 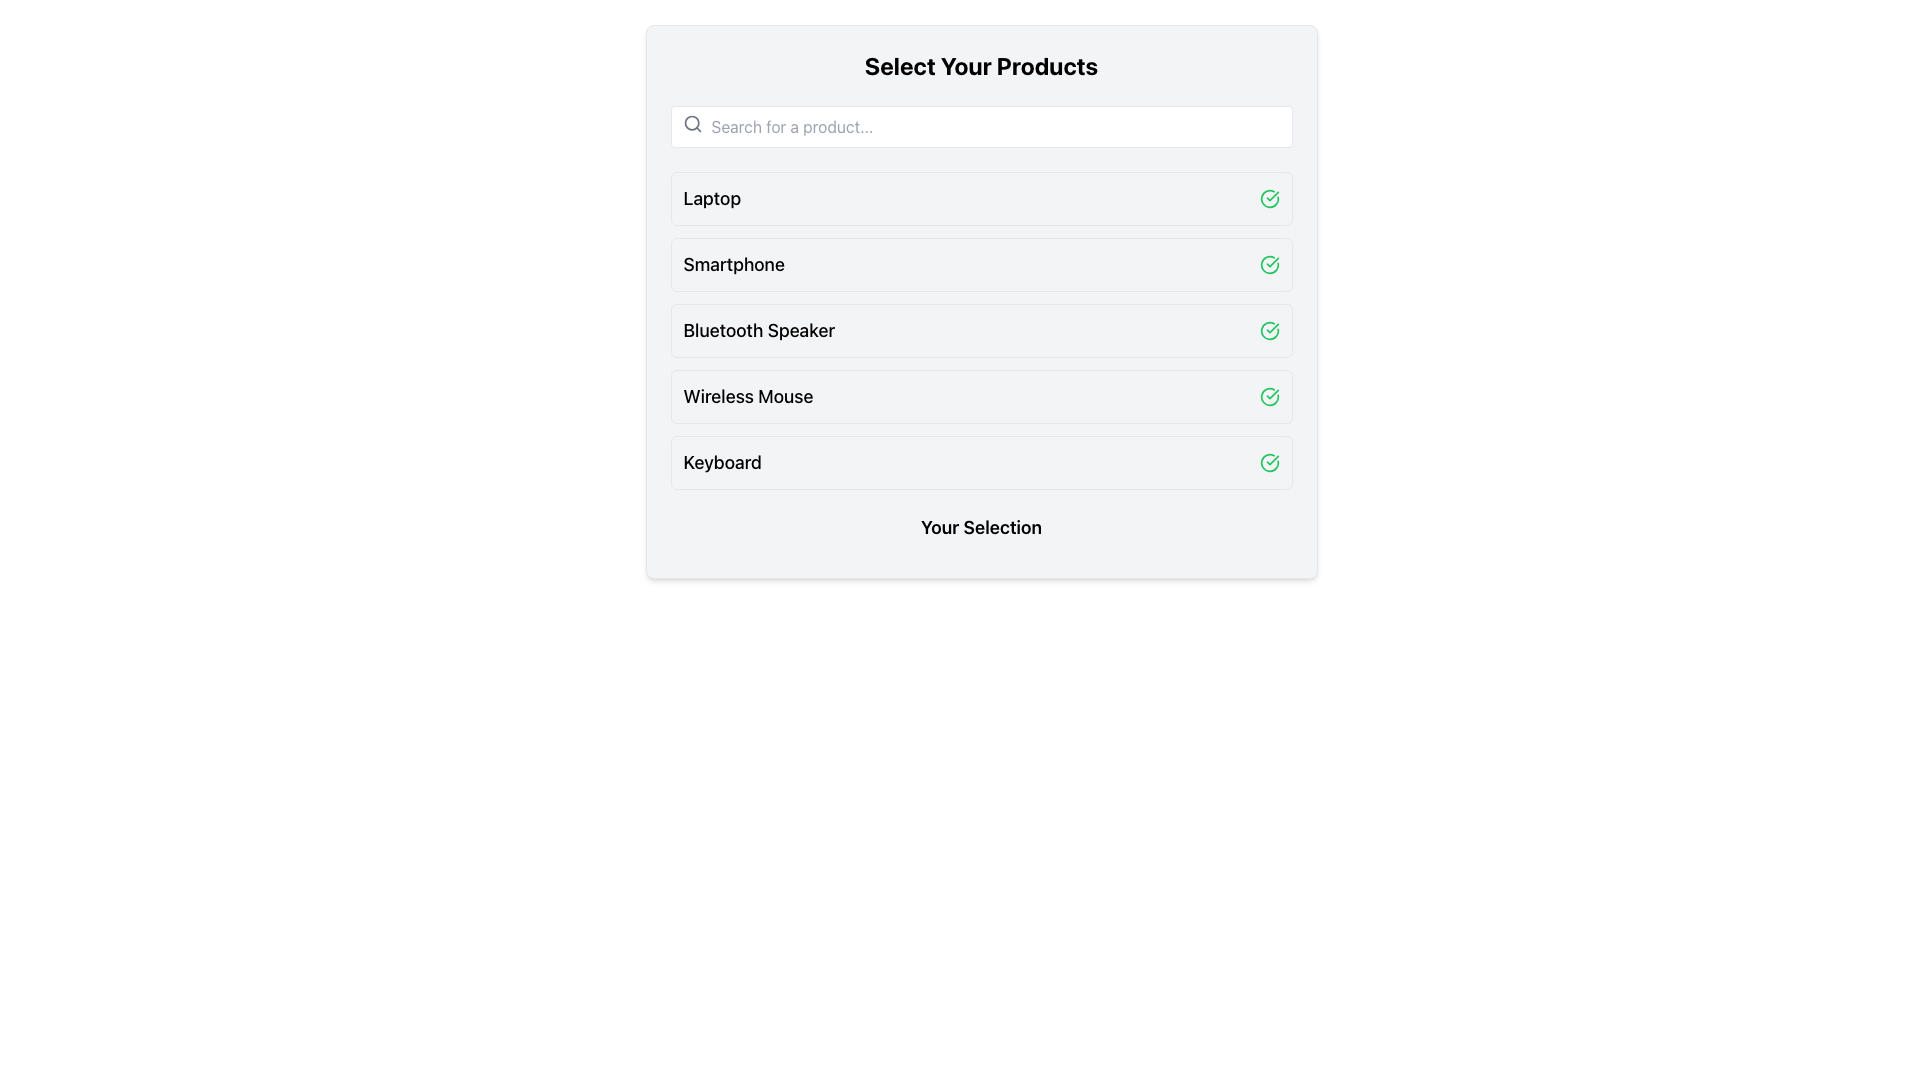 What do you see at coordinates (1268, 462) in the screenshot?
I see `the green circular icon with a check mark inside, located to the right of the text 'Keyboard', to deselect the item` at bounding box center [1268, 462].